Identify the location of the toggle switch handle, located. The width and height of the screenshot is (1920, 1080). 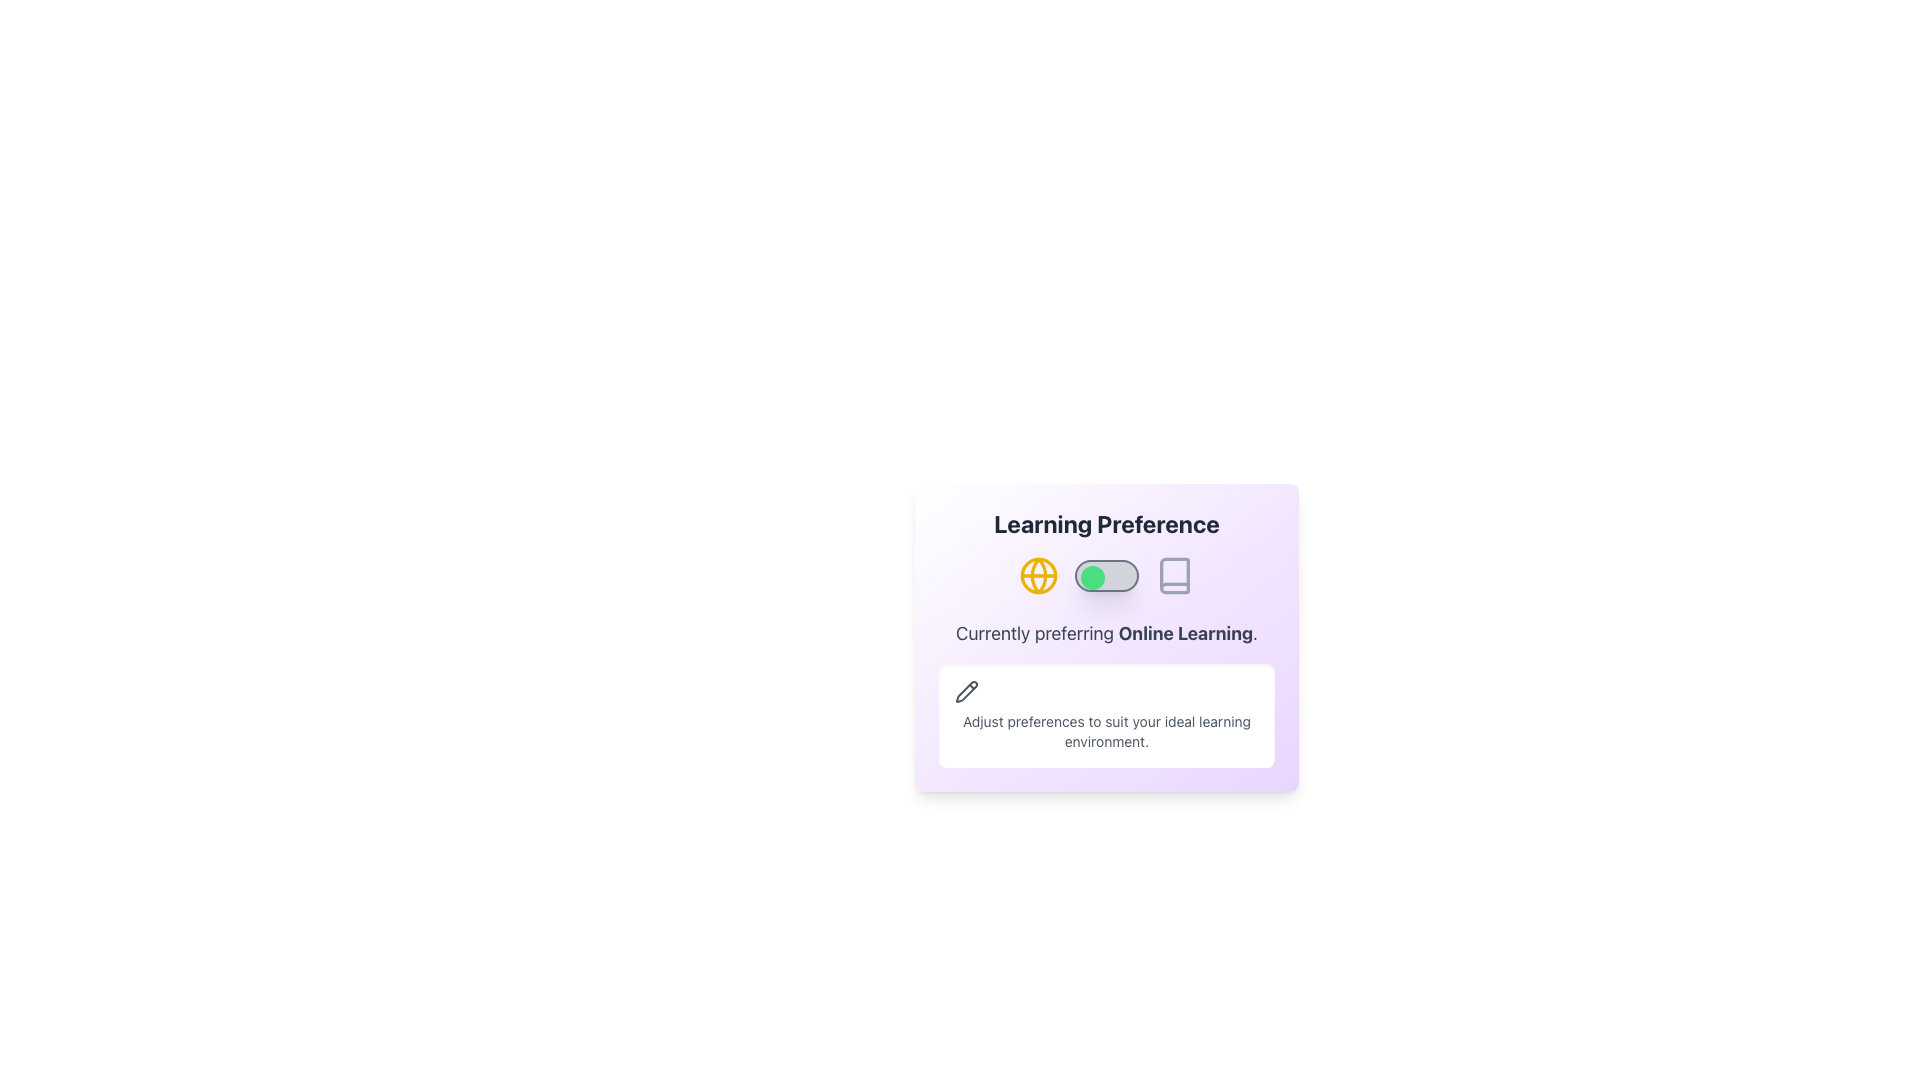
(1092, 578).